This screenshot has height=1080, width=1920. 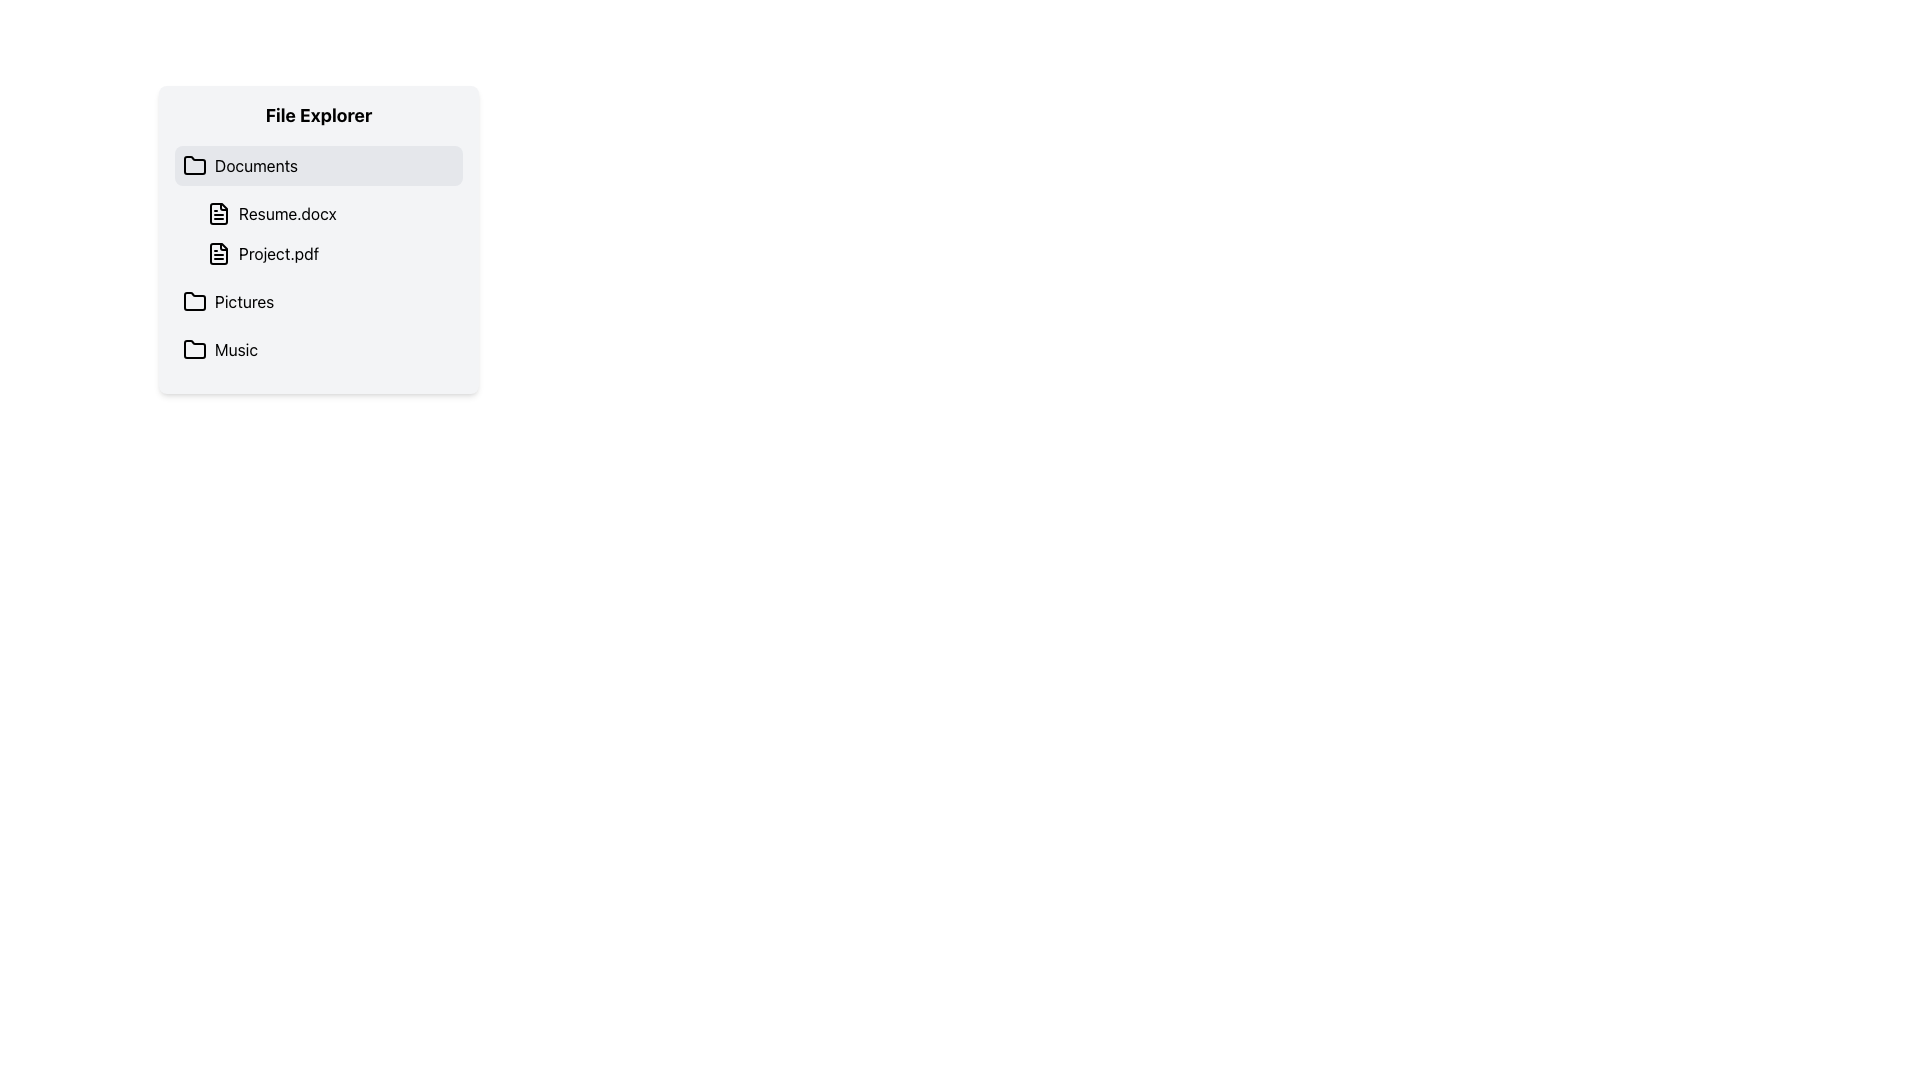 What do you see at coordinates (195, 301) in the screenshot?
I see `the folder icon, which is a minimalist design with a black stroke, located to the left of the text labeled 'Pictures' in the File Explorer interface` at bounding box center [195, 301].